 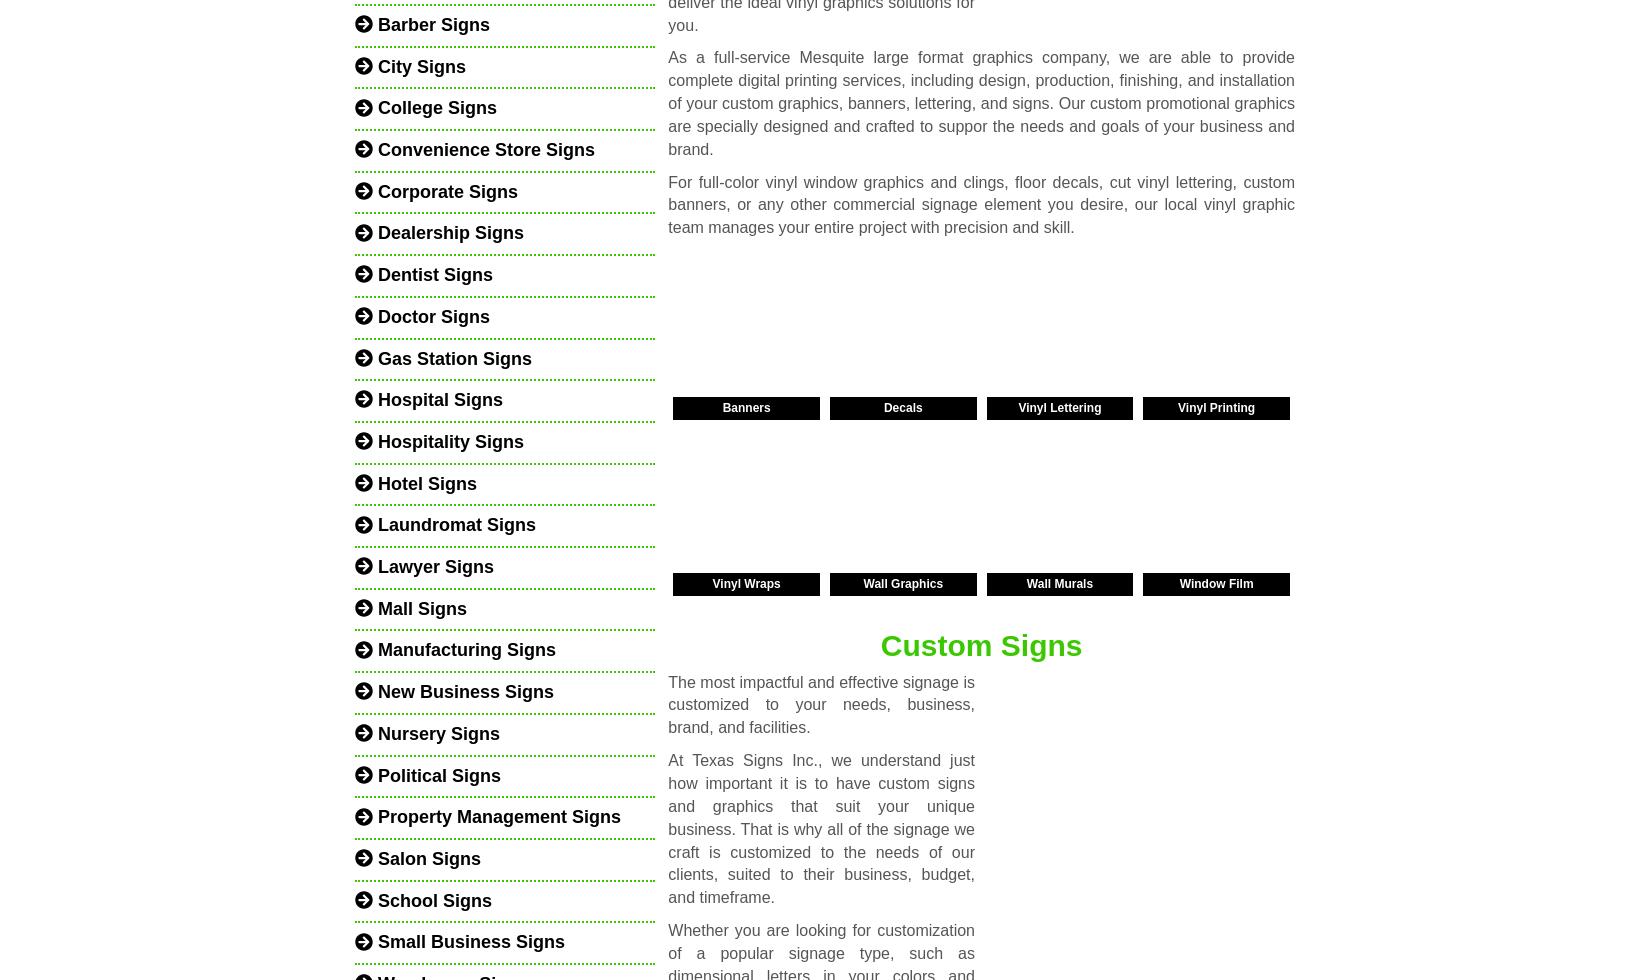 What do you see at coordinates (373, 900) in the screenshot?
I see `'School Signs'` at bounding box center [373, 900].